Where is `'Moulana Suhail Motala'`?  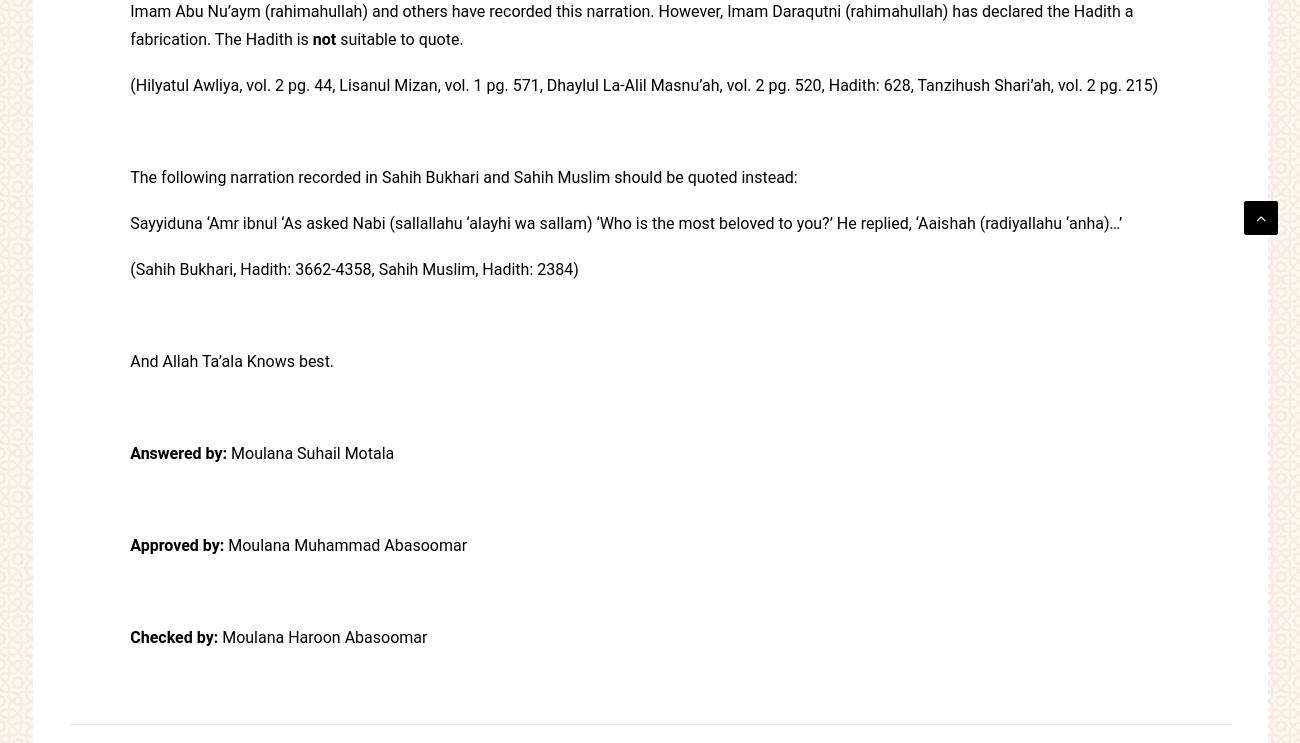 'Moulana Suhail Motala' is located at coordinates (225, 453).